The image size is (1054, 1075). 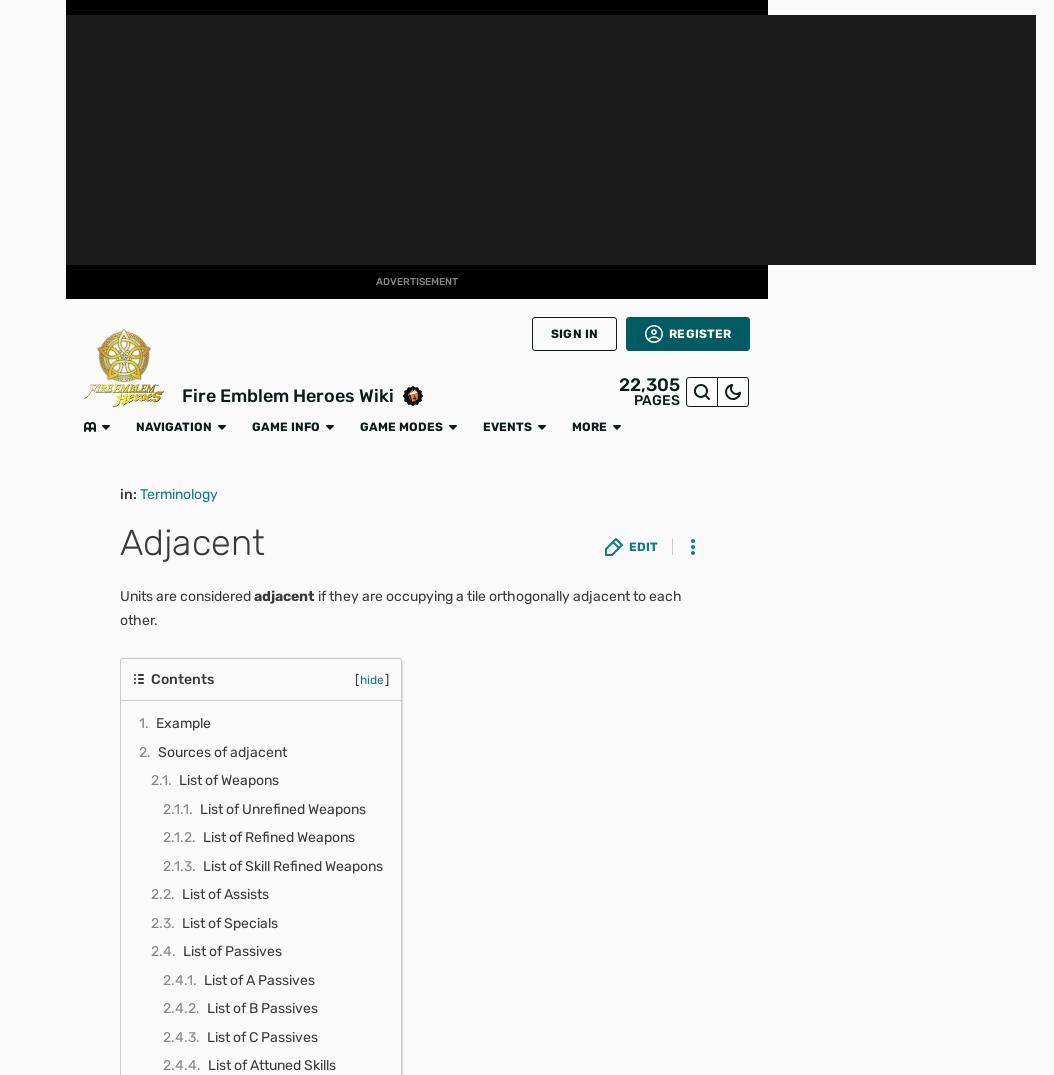 I want to click on 'FANDOM', so click(x=12, y=66).